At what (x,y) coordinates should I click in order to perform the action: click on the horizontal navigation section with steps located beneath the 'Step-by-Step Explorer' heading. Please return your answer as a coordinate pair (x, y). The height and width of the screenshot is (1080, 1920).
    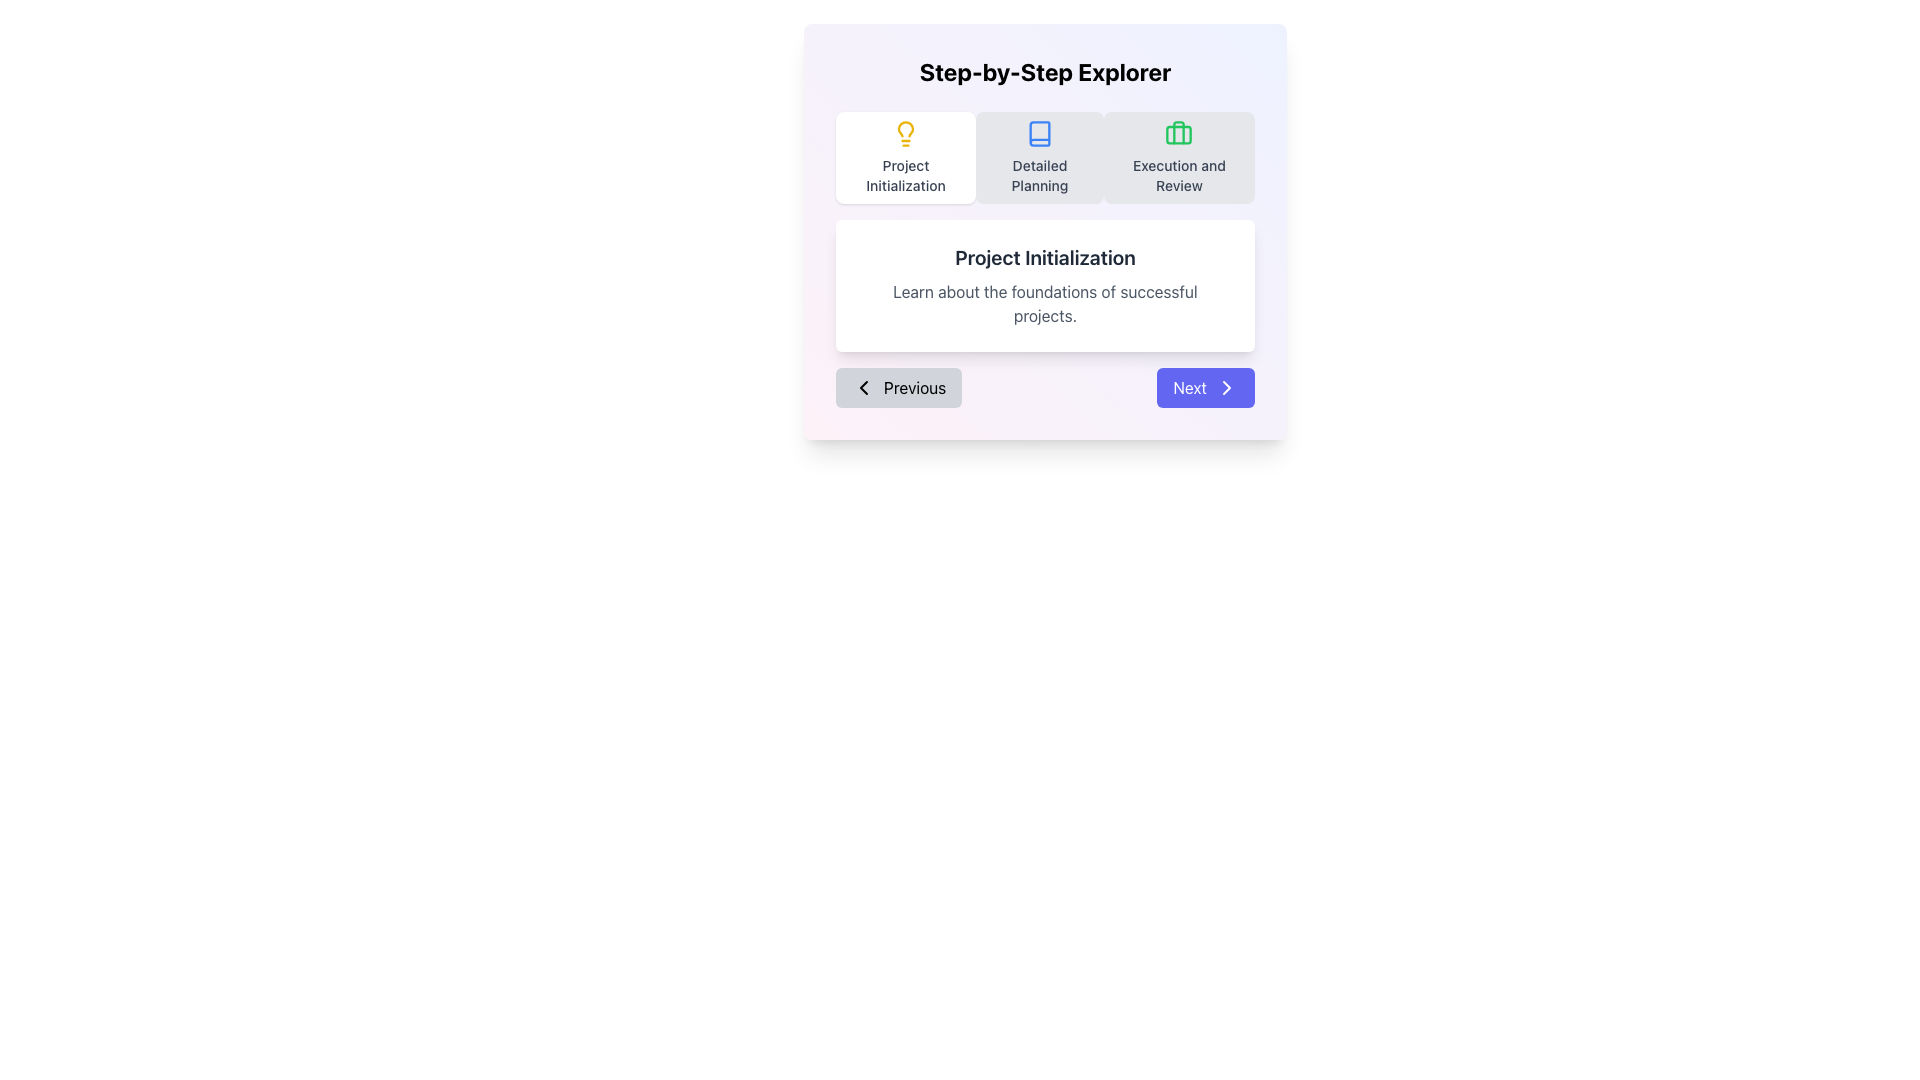
    Looking at the image, I should click on (1044, 157).